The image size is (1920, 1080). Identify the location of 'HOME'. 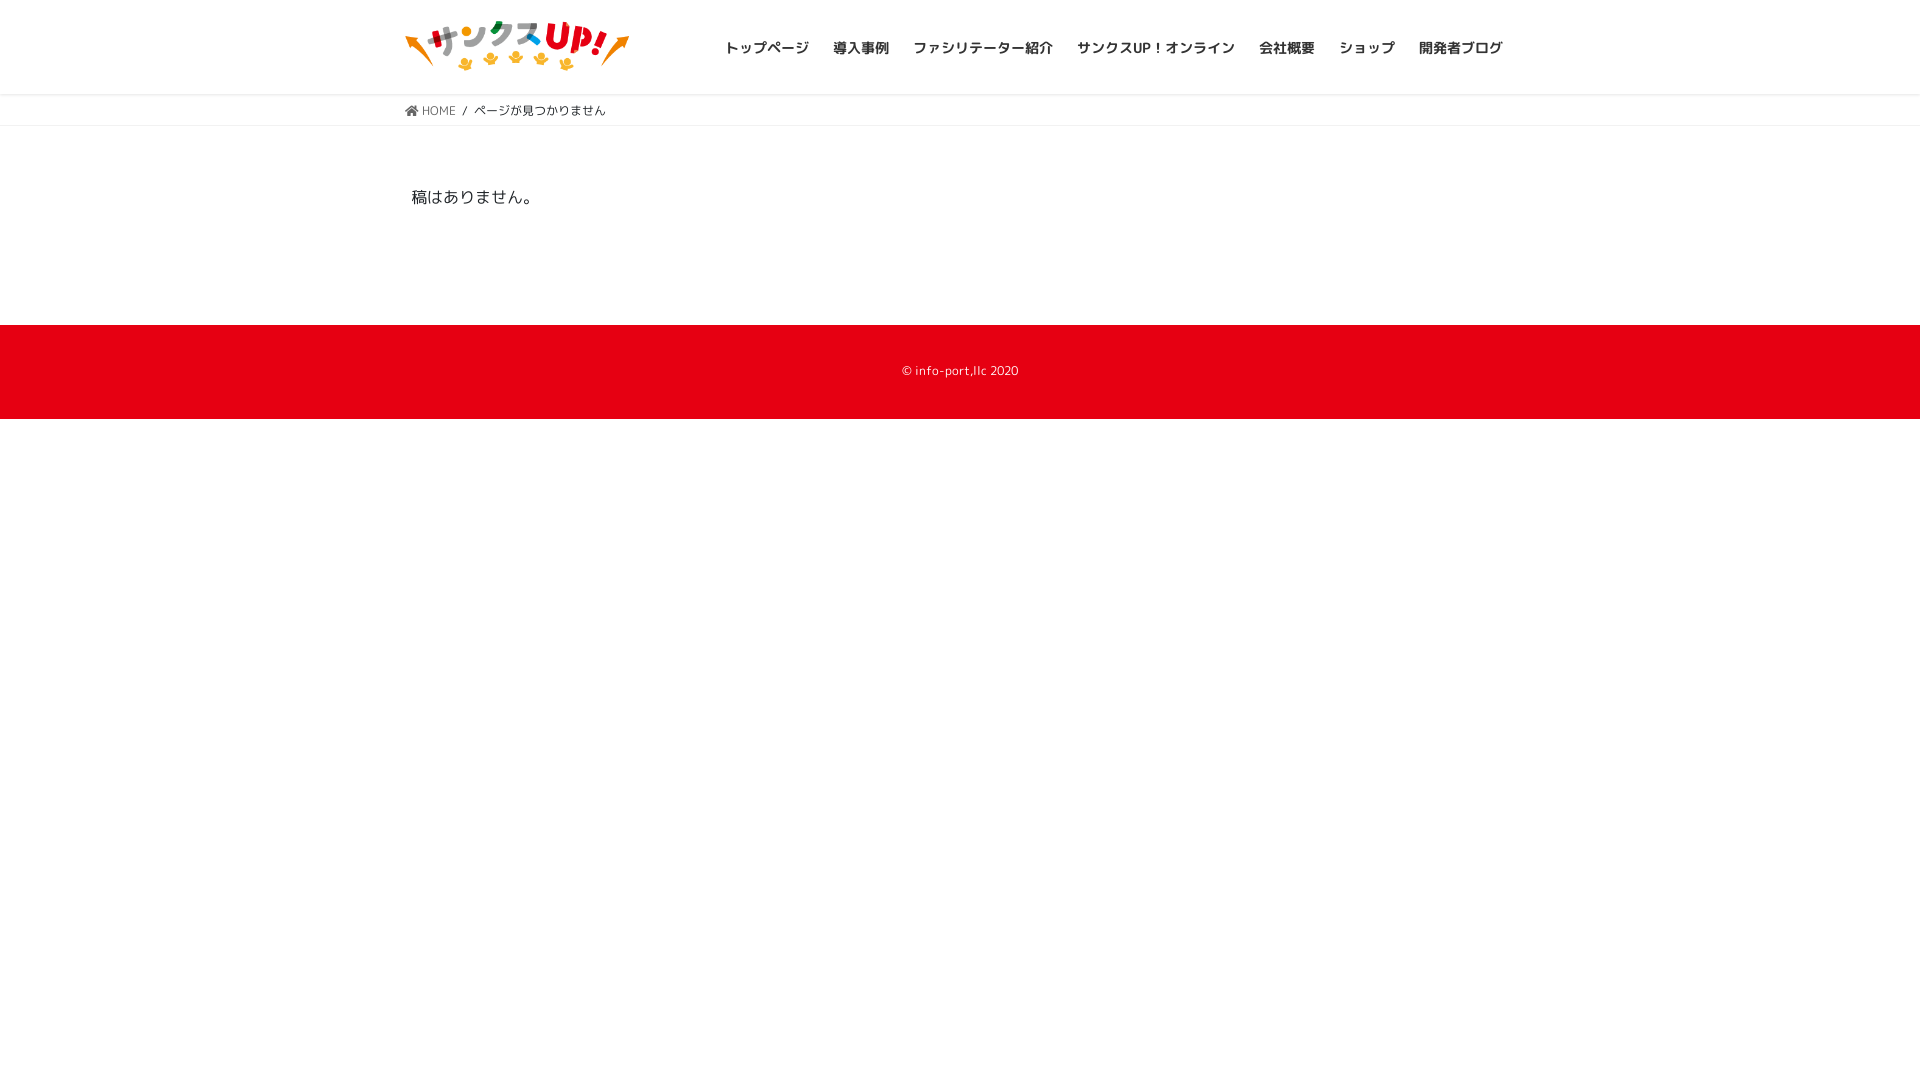
(403, 110).